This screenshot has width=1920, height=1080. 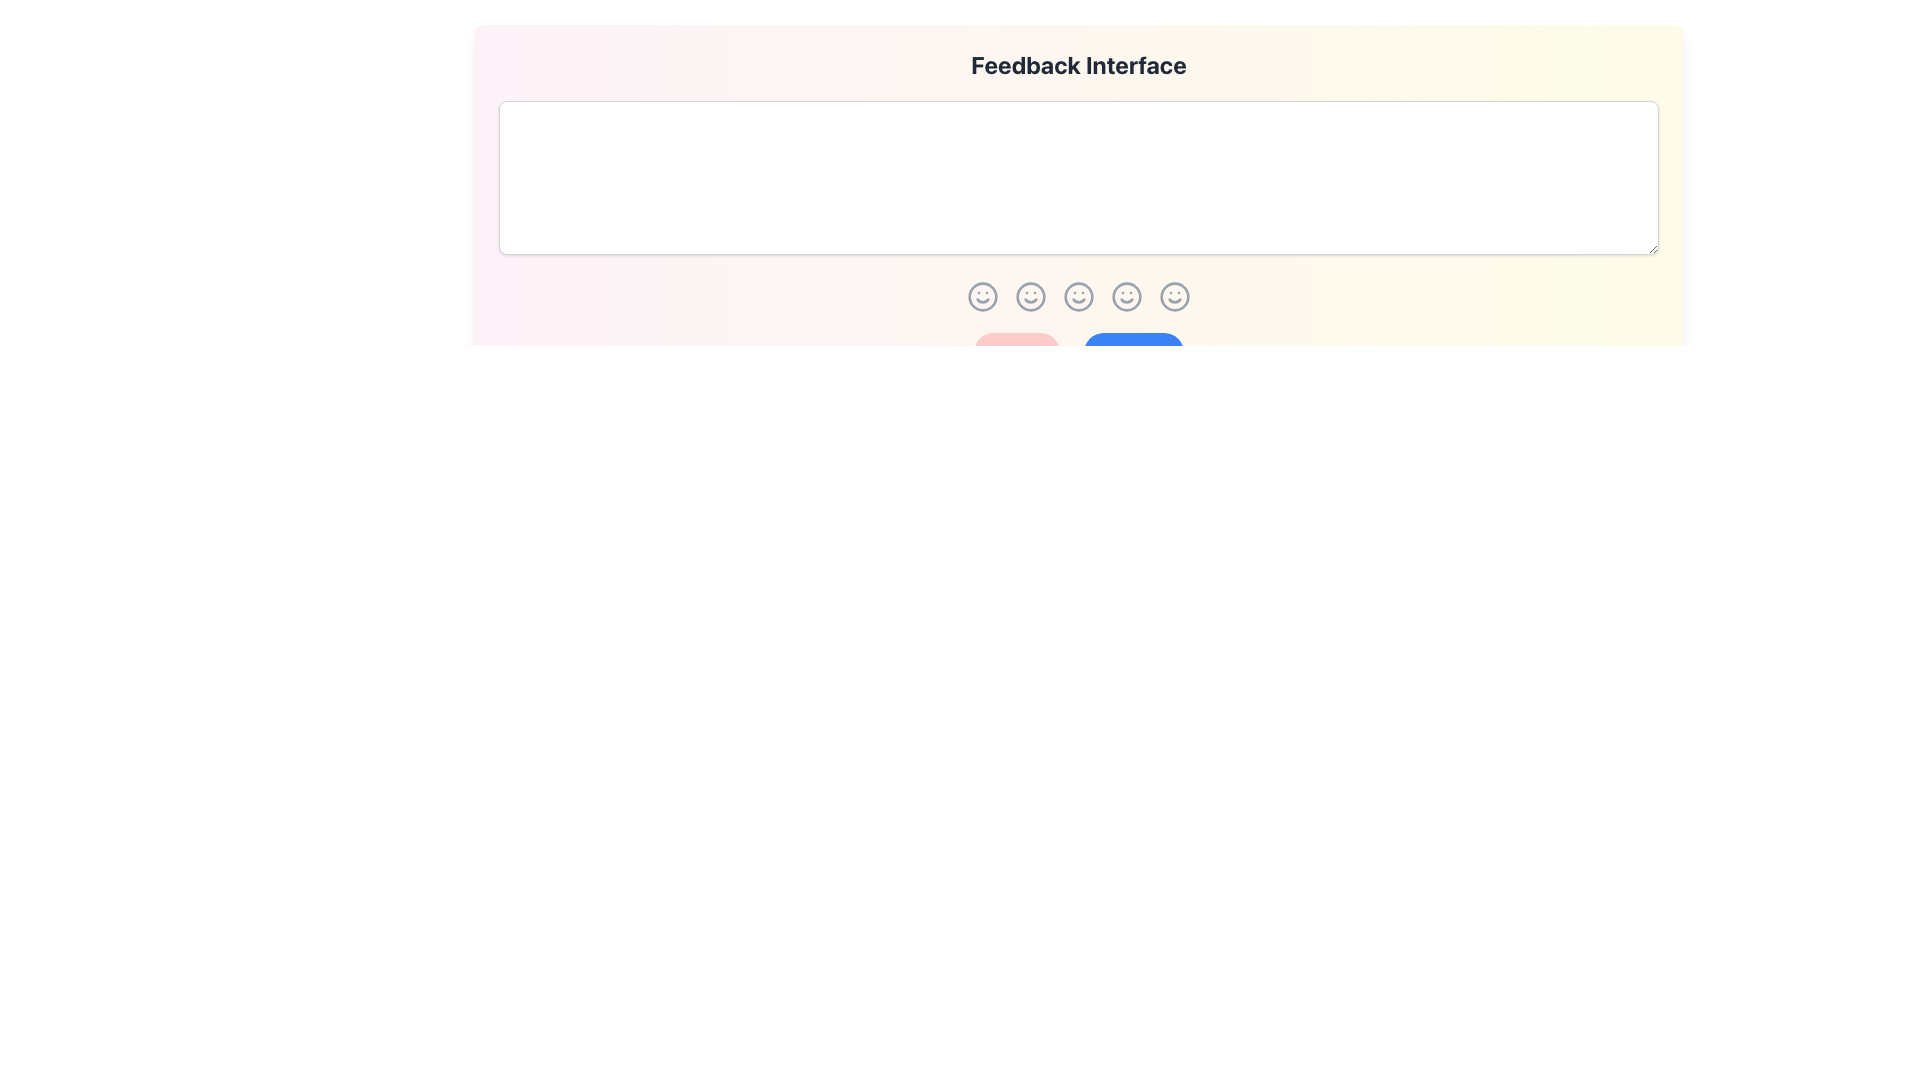 I want to click on the Header Text element which serves as the title for the user feedback section, so click(x=1078, y=64).